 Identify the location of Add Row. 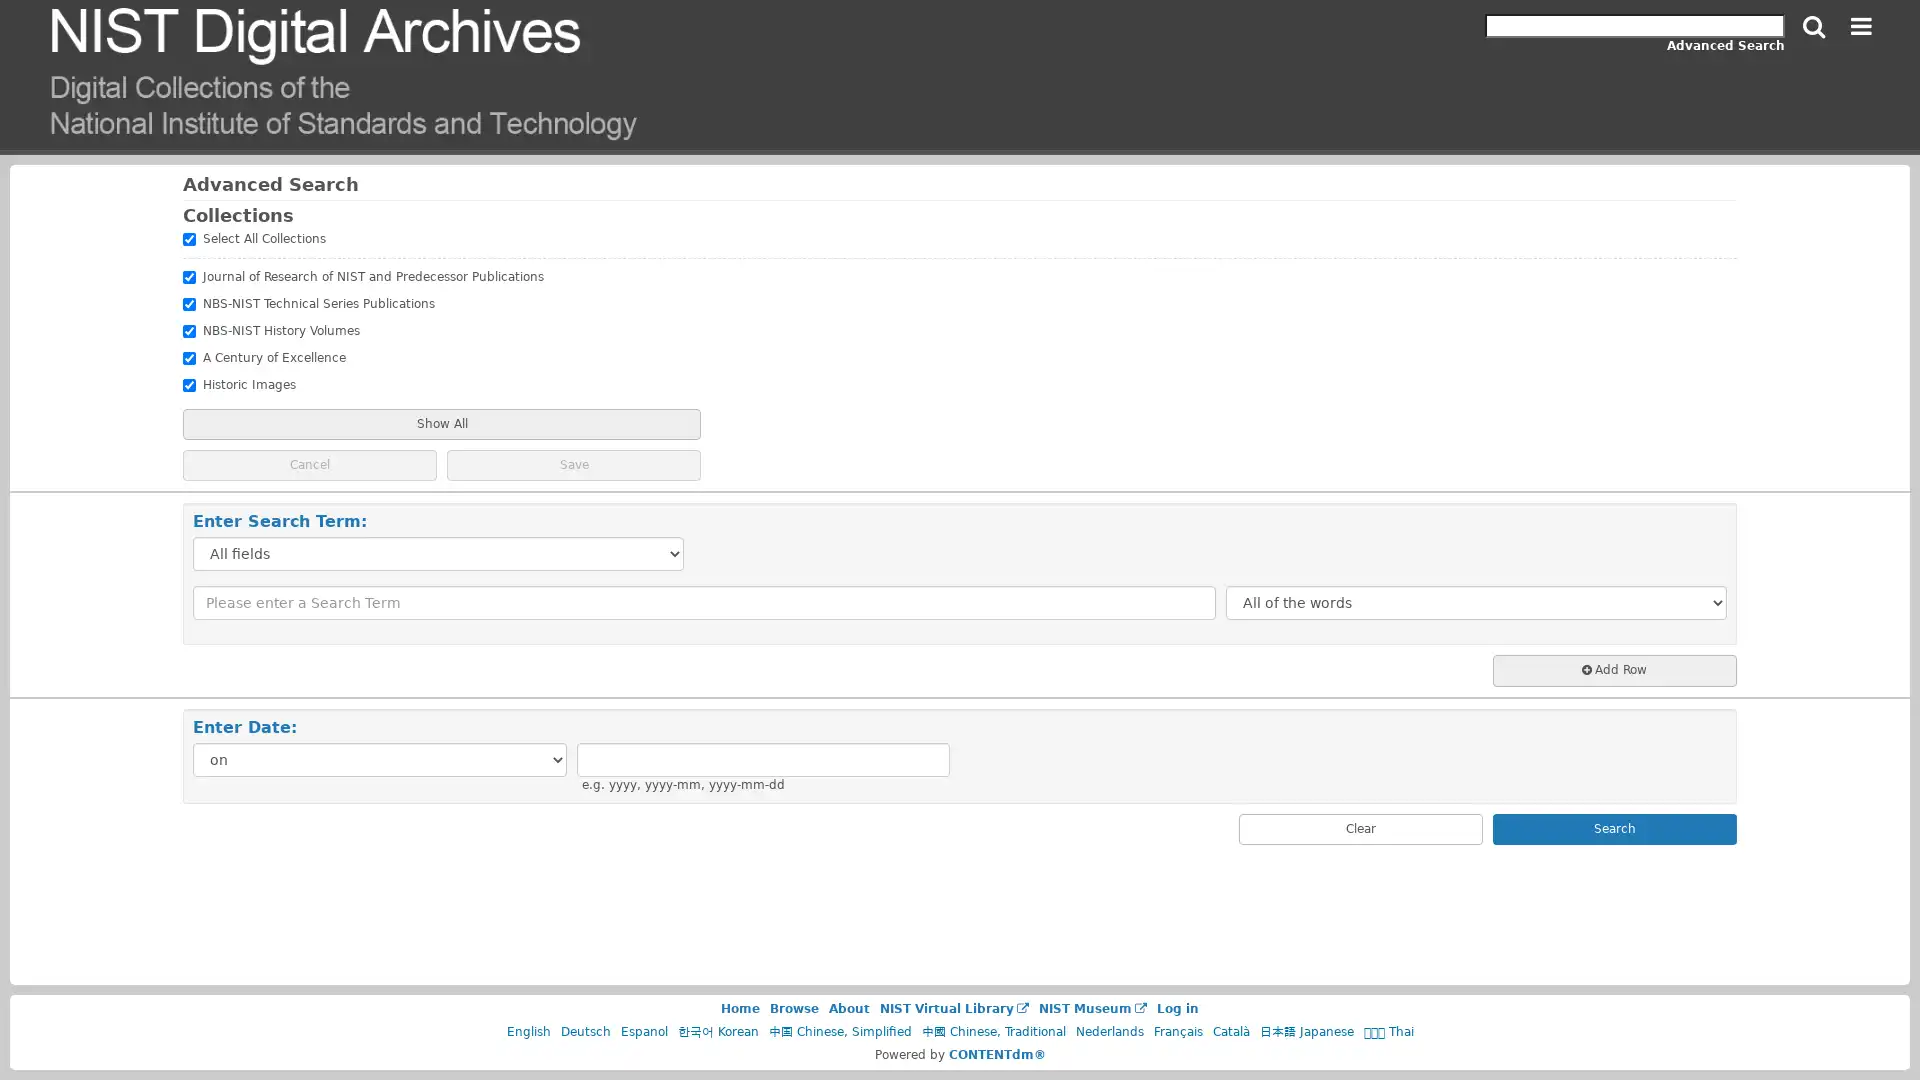
(1613, 670).